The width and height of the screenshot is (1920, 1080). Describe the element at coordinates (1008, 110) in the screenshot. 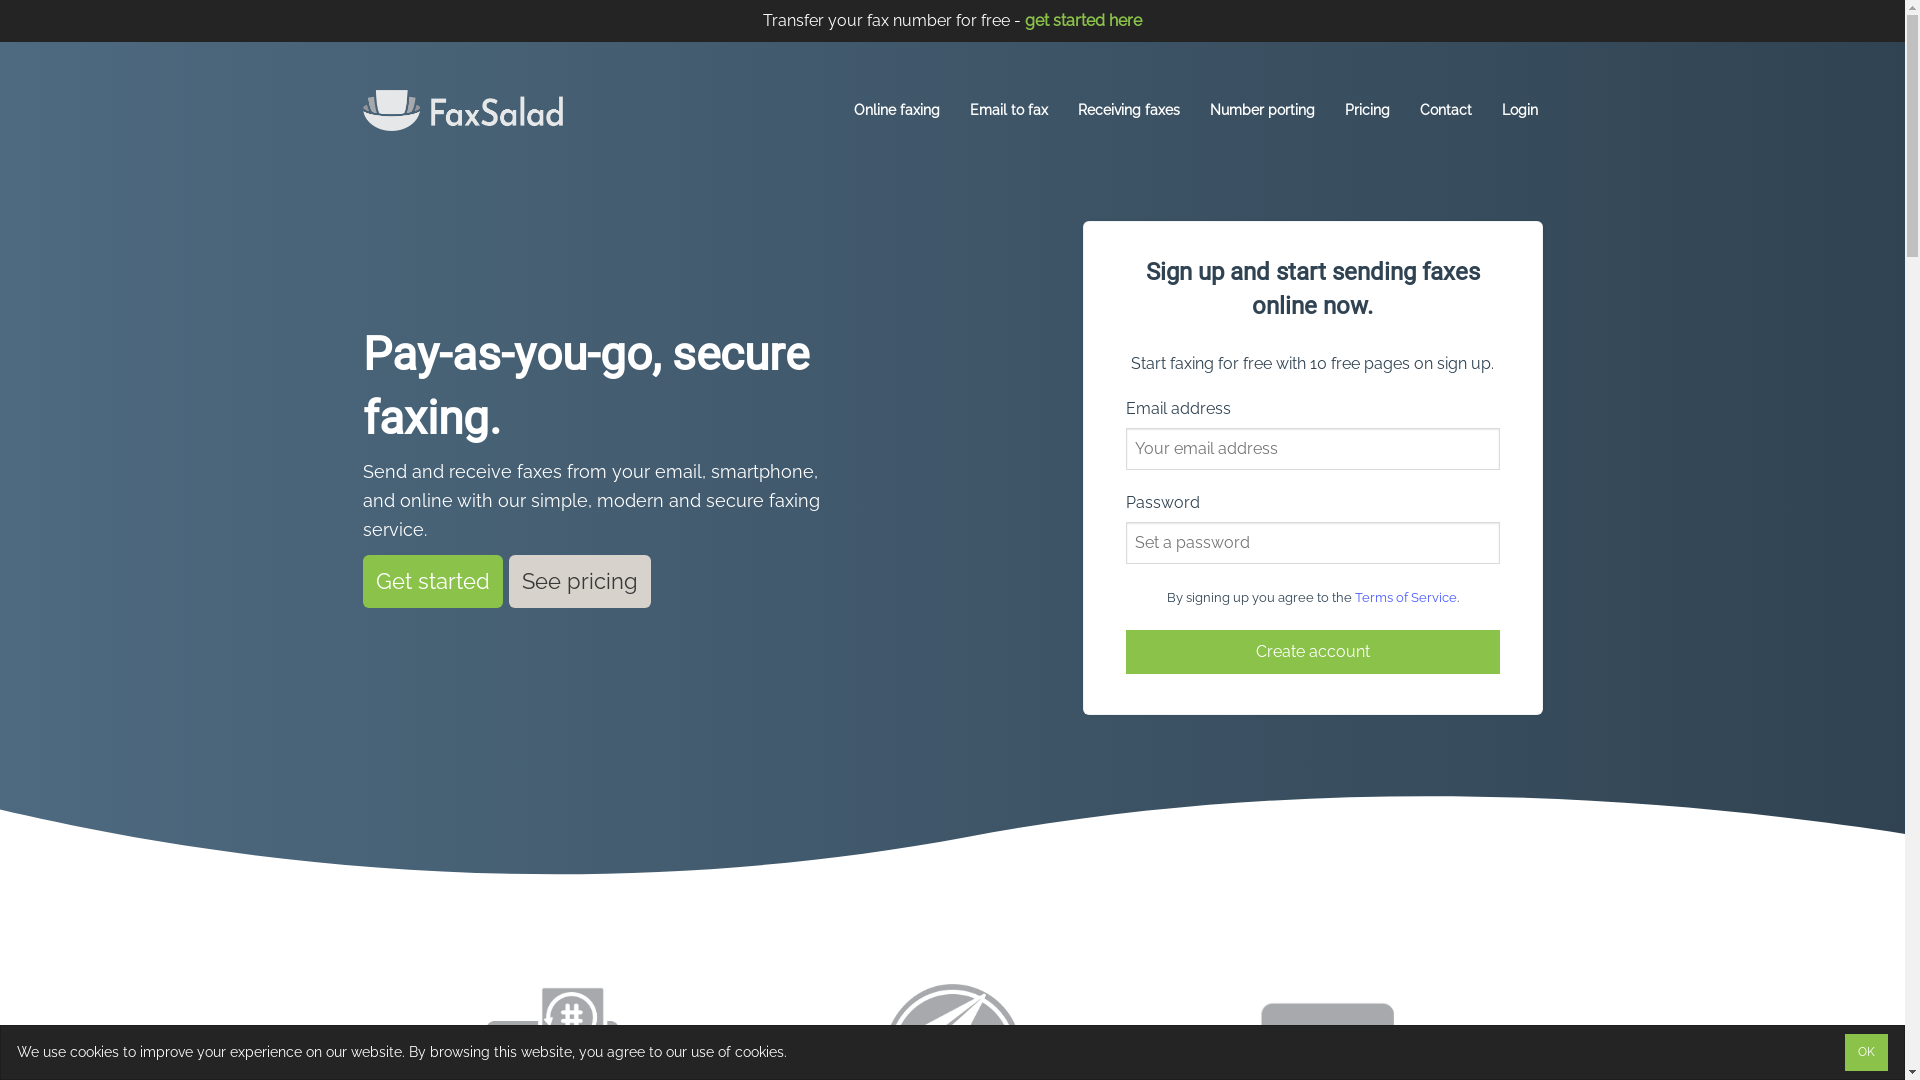

I see `'Email to fax'` at that location.